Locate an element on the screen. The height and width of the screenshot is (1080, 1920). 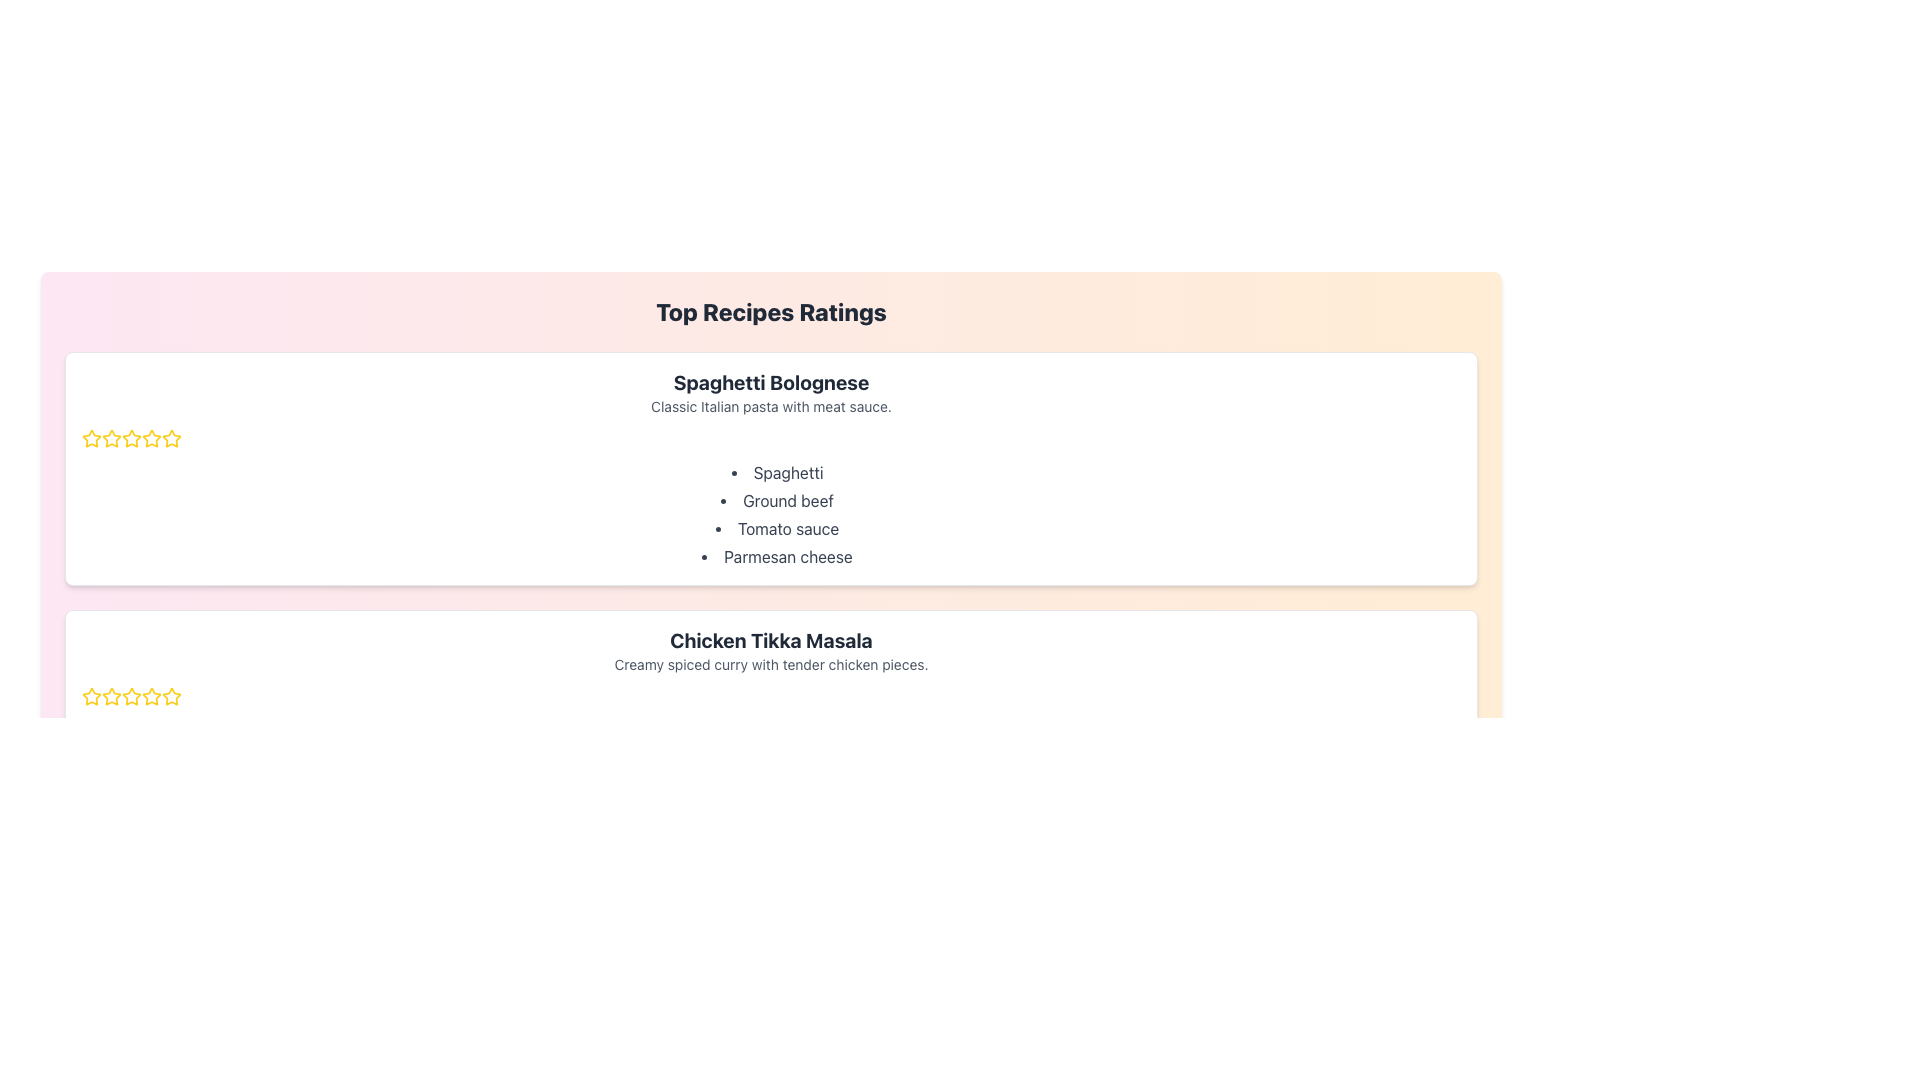
the leftmost star rating icon, which is styled with a yellow fill and thin outlines is located at coordinates (90, 696).